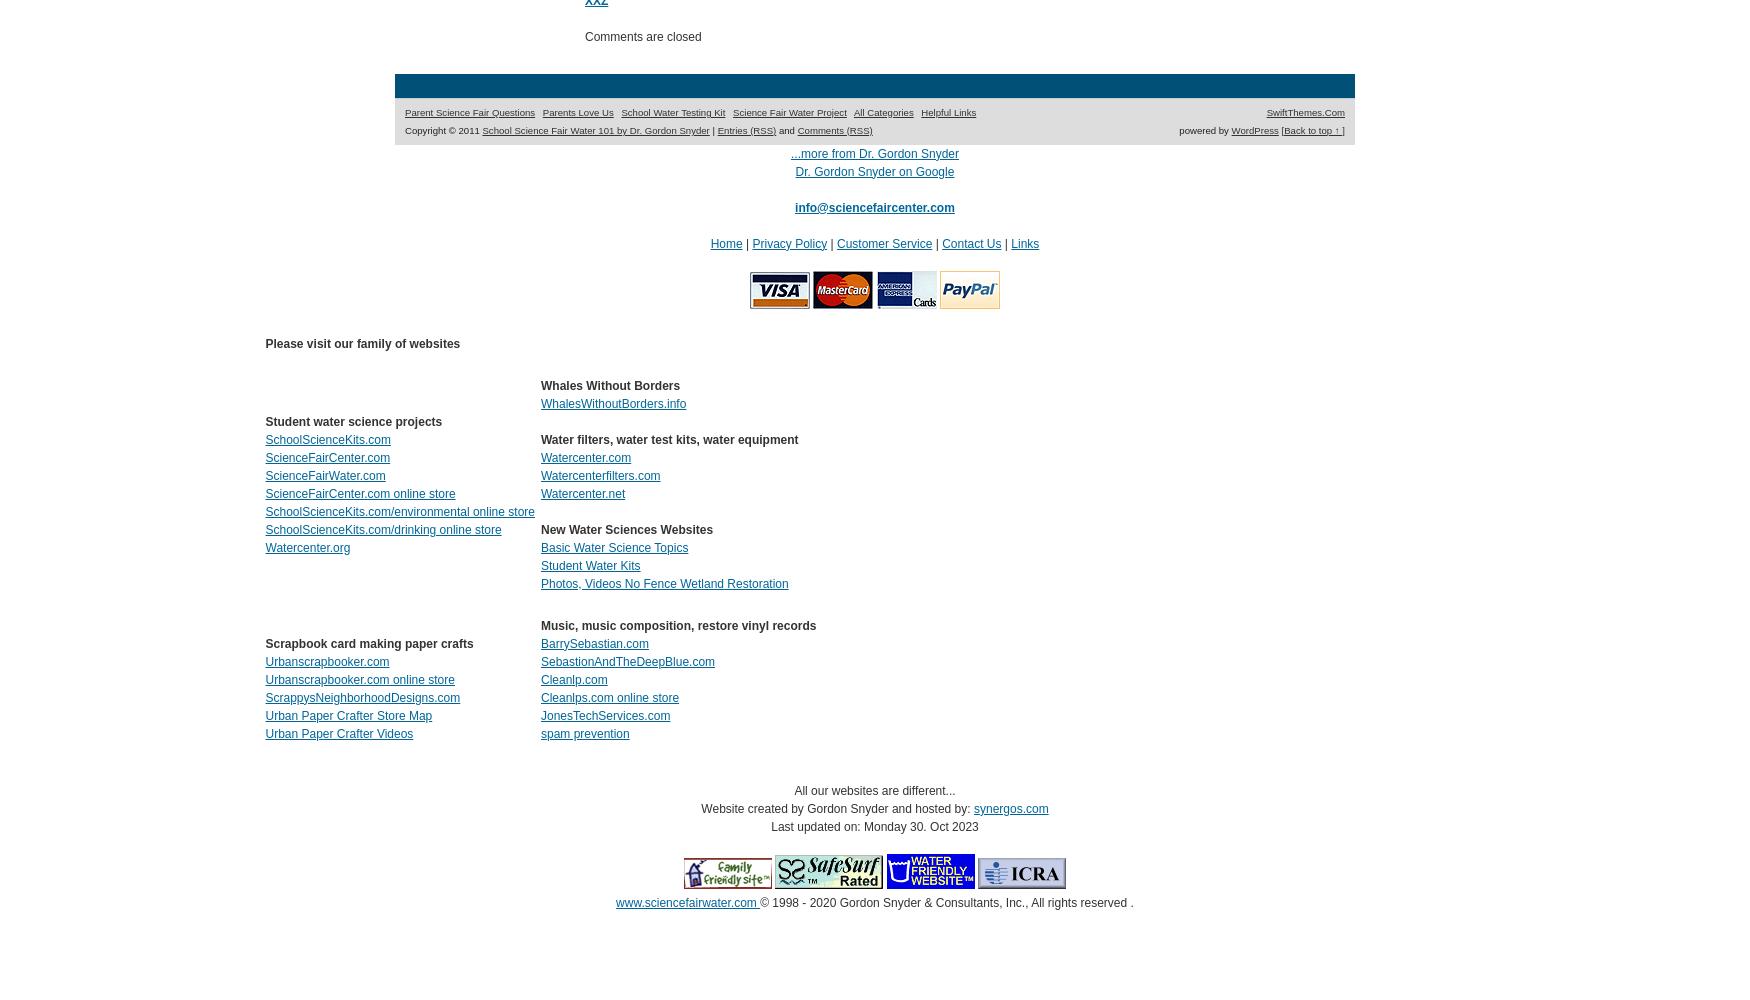  Describe the element at coordinates (726, 242) in the screenshot. I see `'Home'` at that location.